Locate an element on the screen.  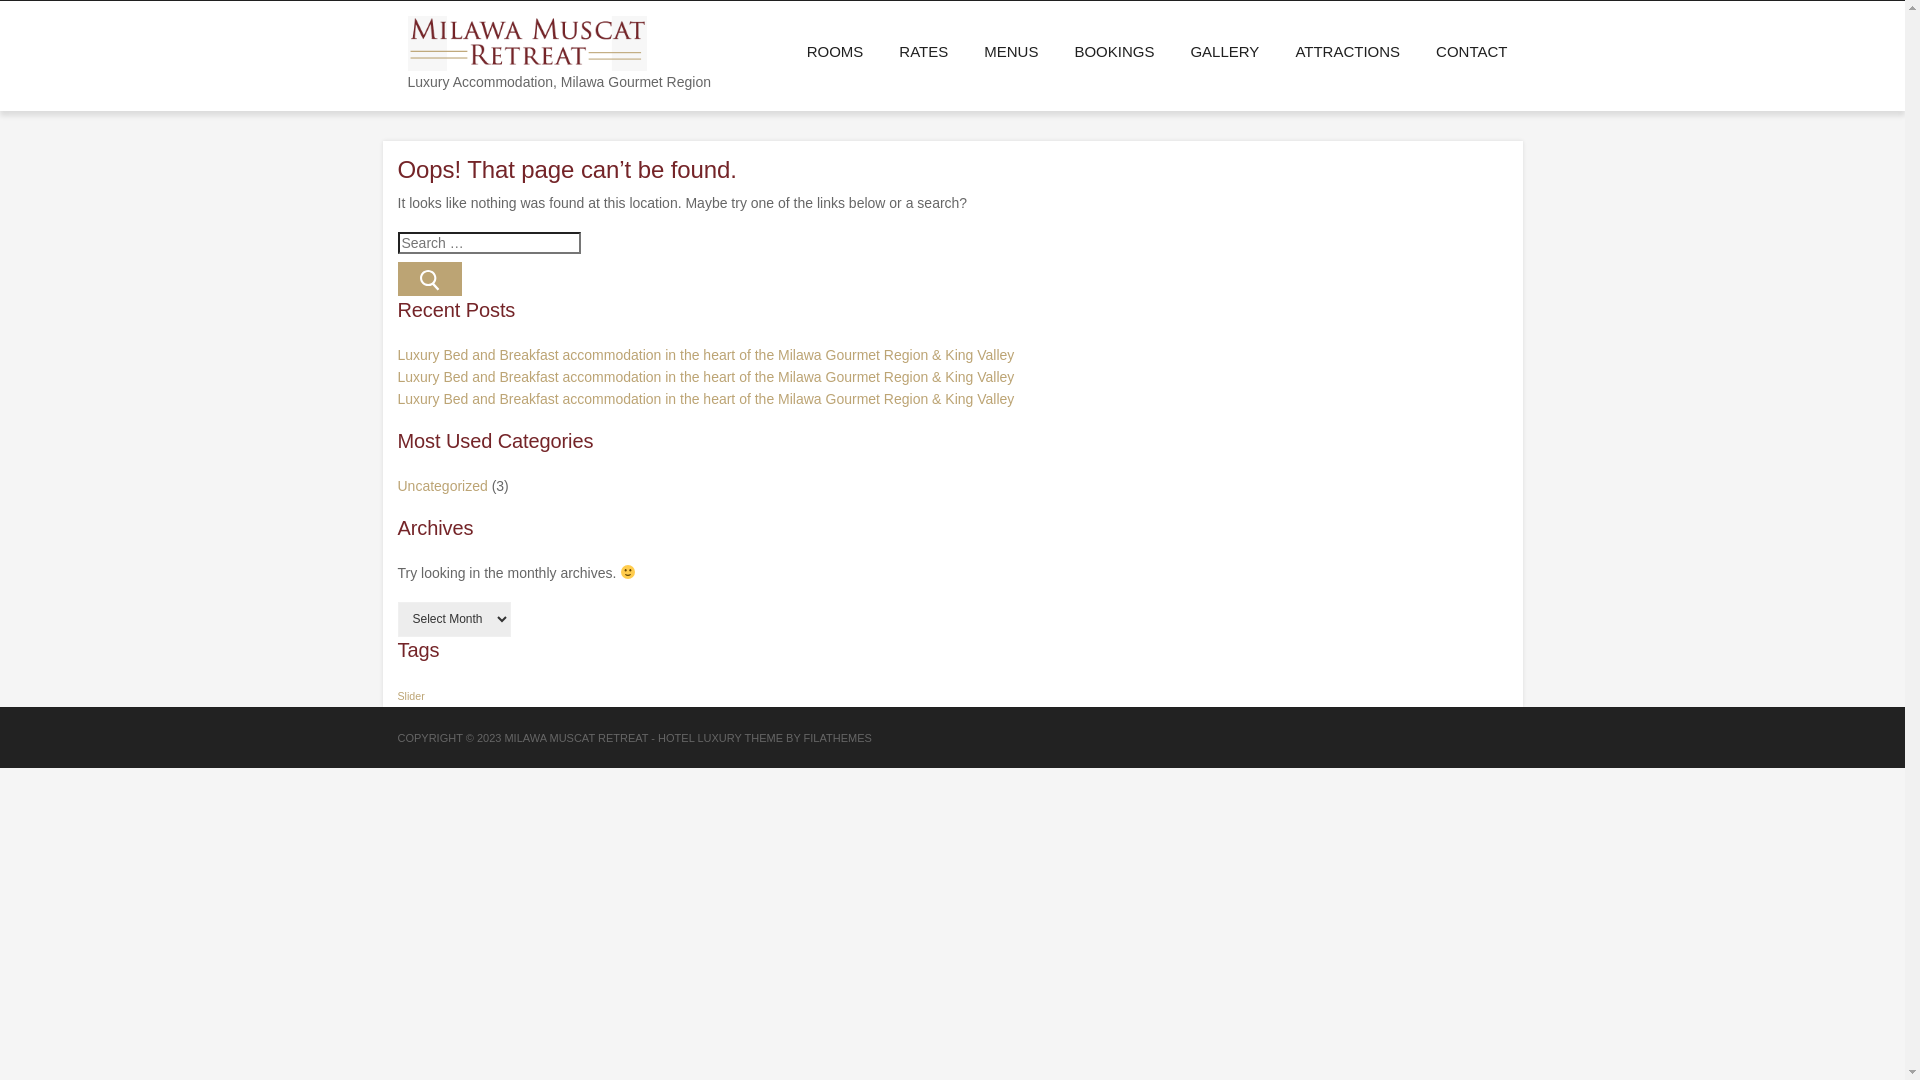
'HOTEL LUXURY' is located at coordinates (657, 737).